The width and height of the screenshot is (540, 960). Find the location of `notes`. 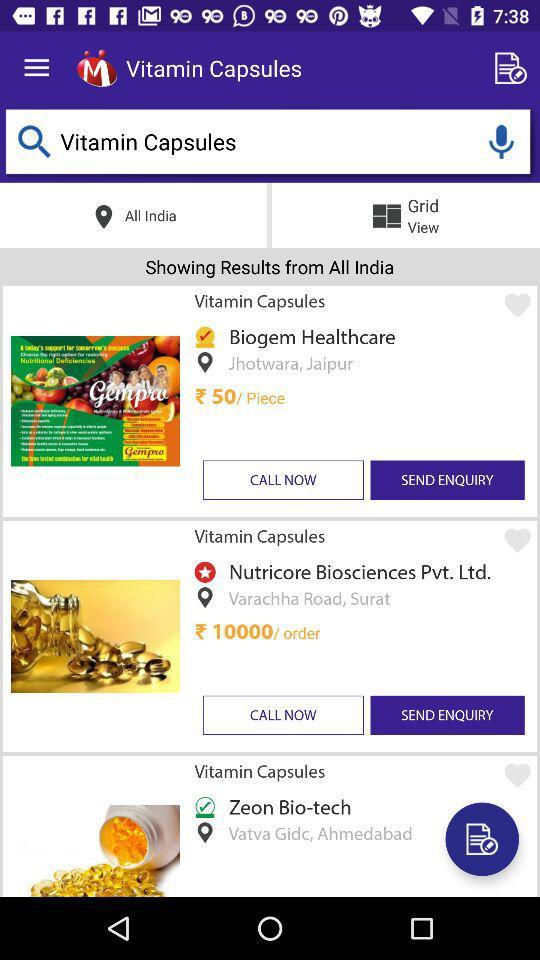

notes is located at coordinates (514, 68).